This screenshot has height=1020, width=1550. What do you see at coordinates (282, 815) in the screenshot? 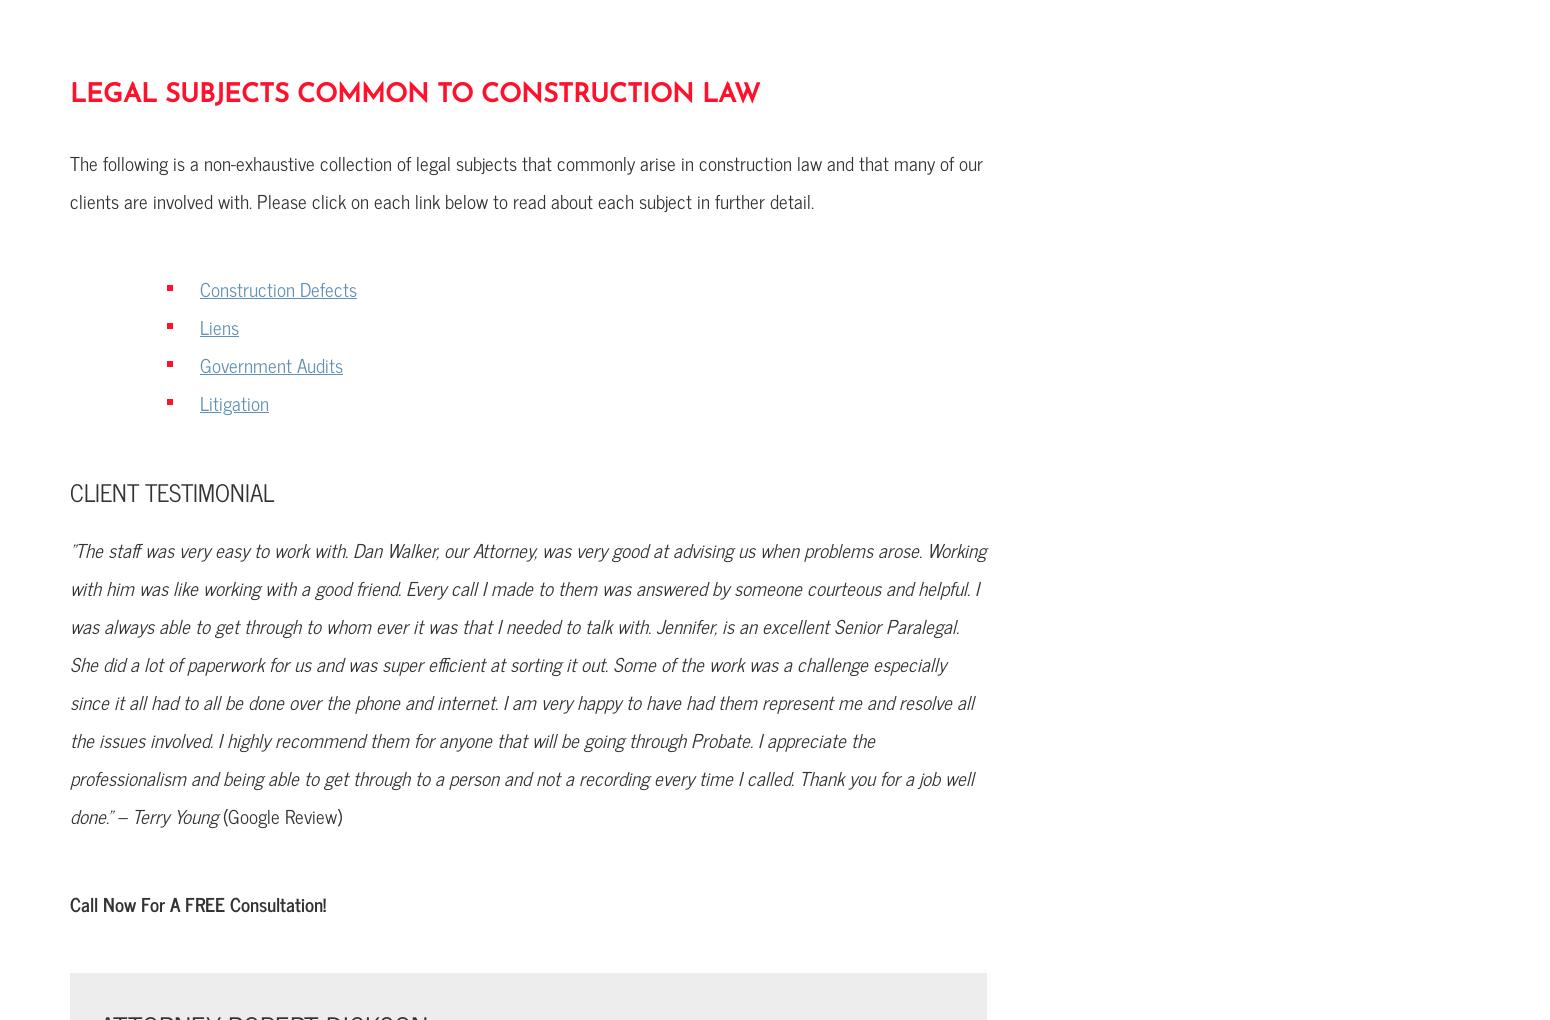
I see `'(Google Review)'` at bounding box center [282, 815].